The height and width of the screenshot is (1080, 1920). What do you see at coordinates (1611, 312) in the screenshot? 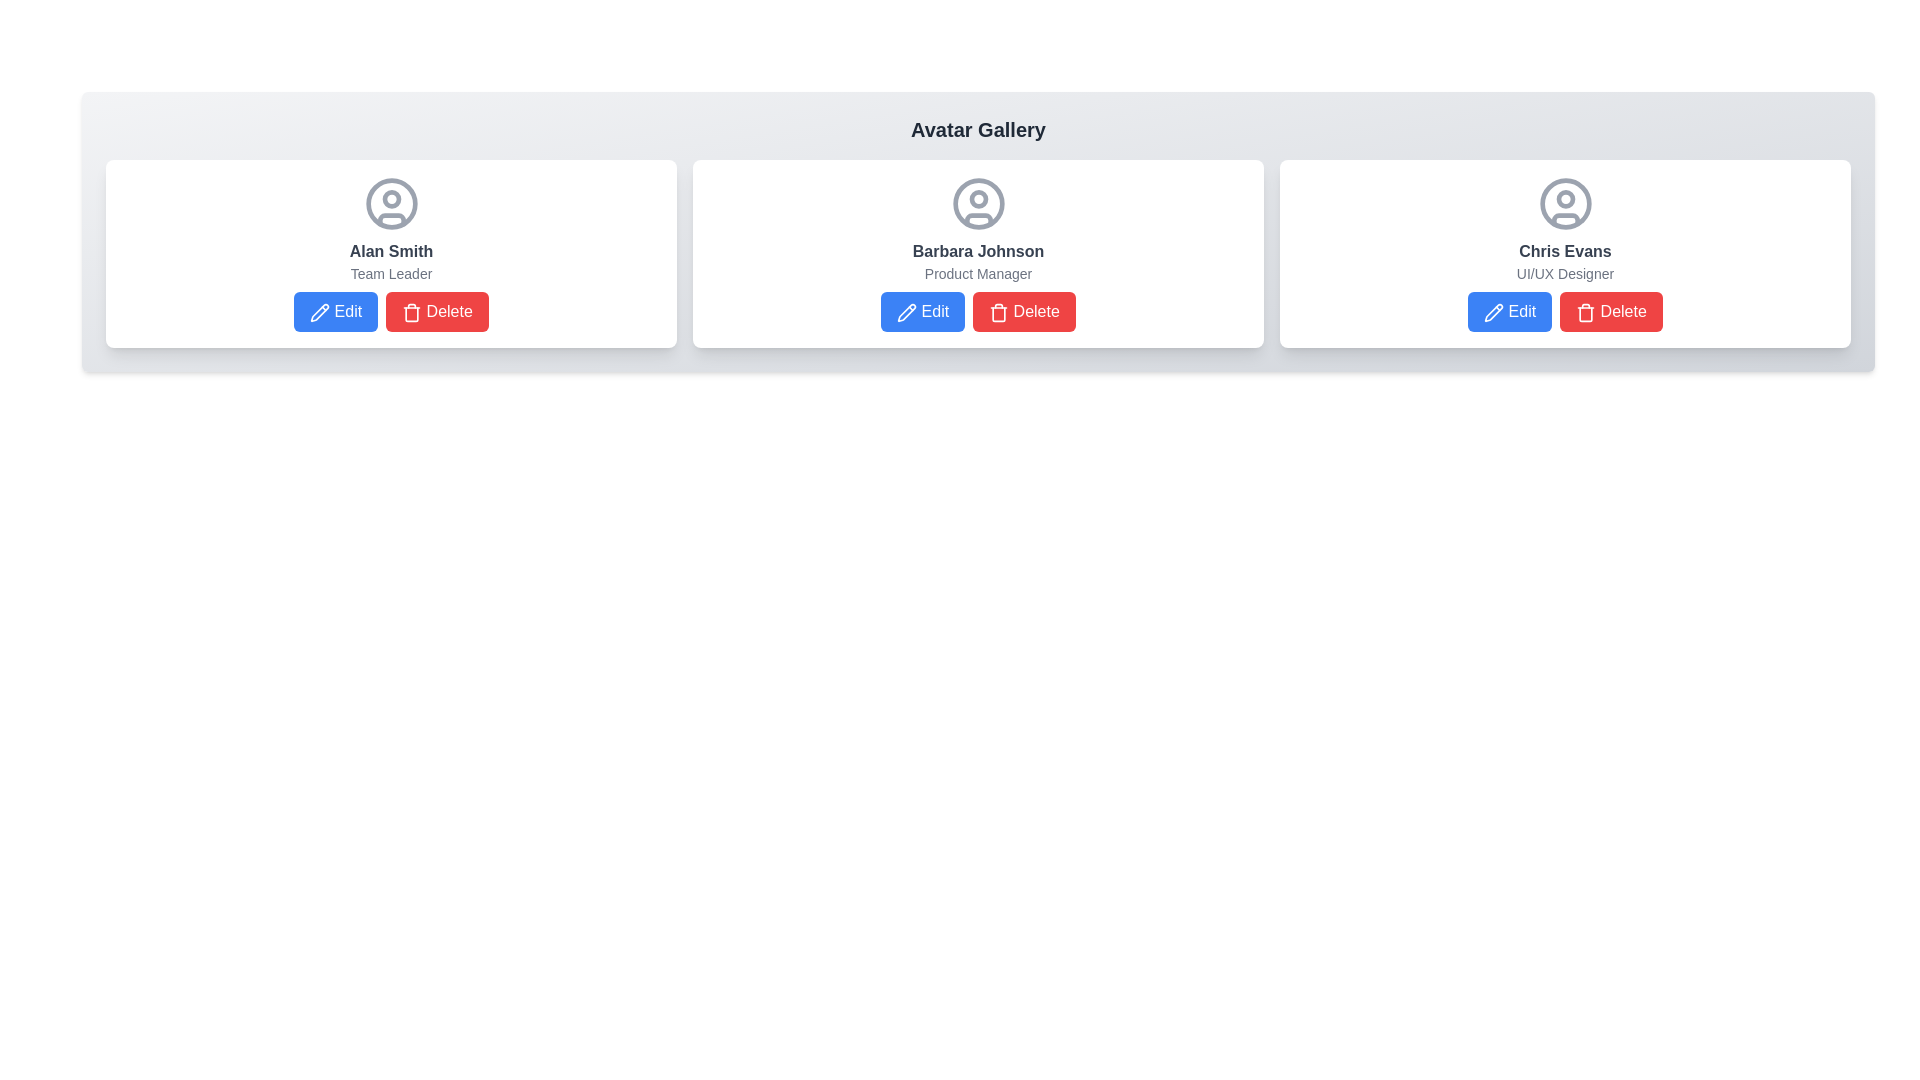
I see `the 'Delete' button with a red background and white text, located to the right of the 'Edit' button in the card representing 'Chris Evans', to initiate a delete action` at bounding box center [1611, 312].